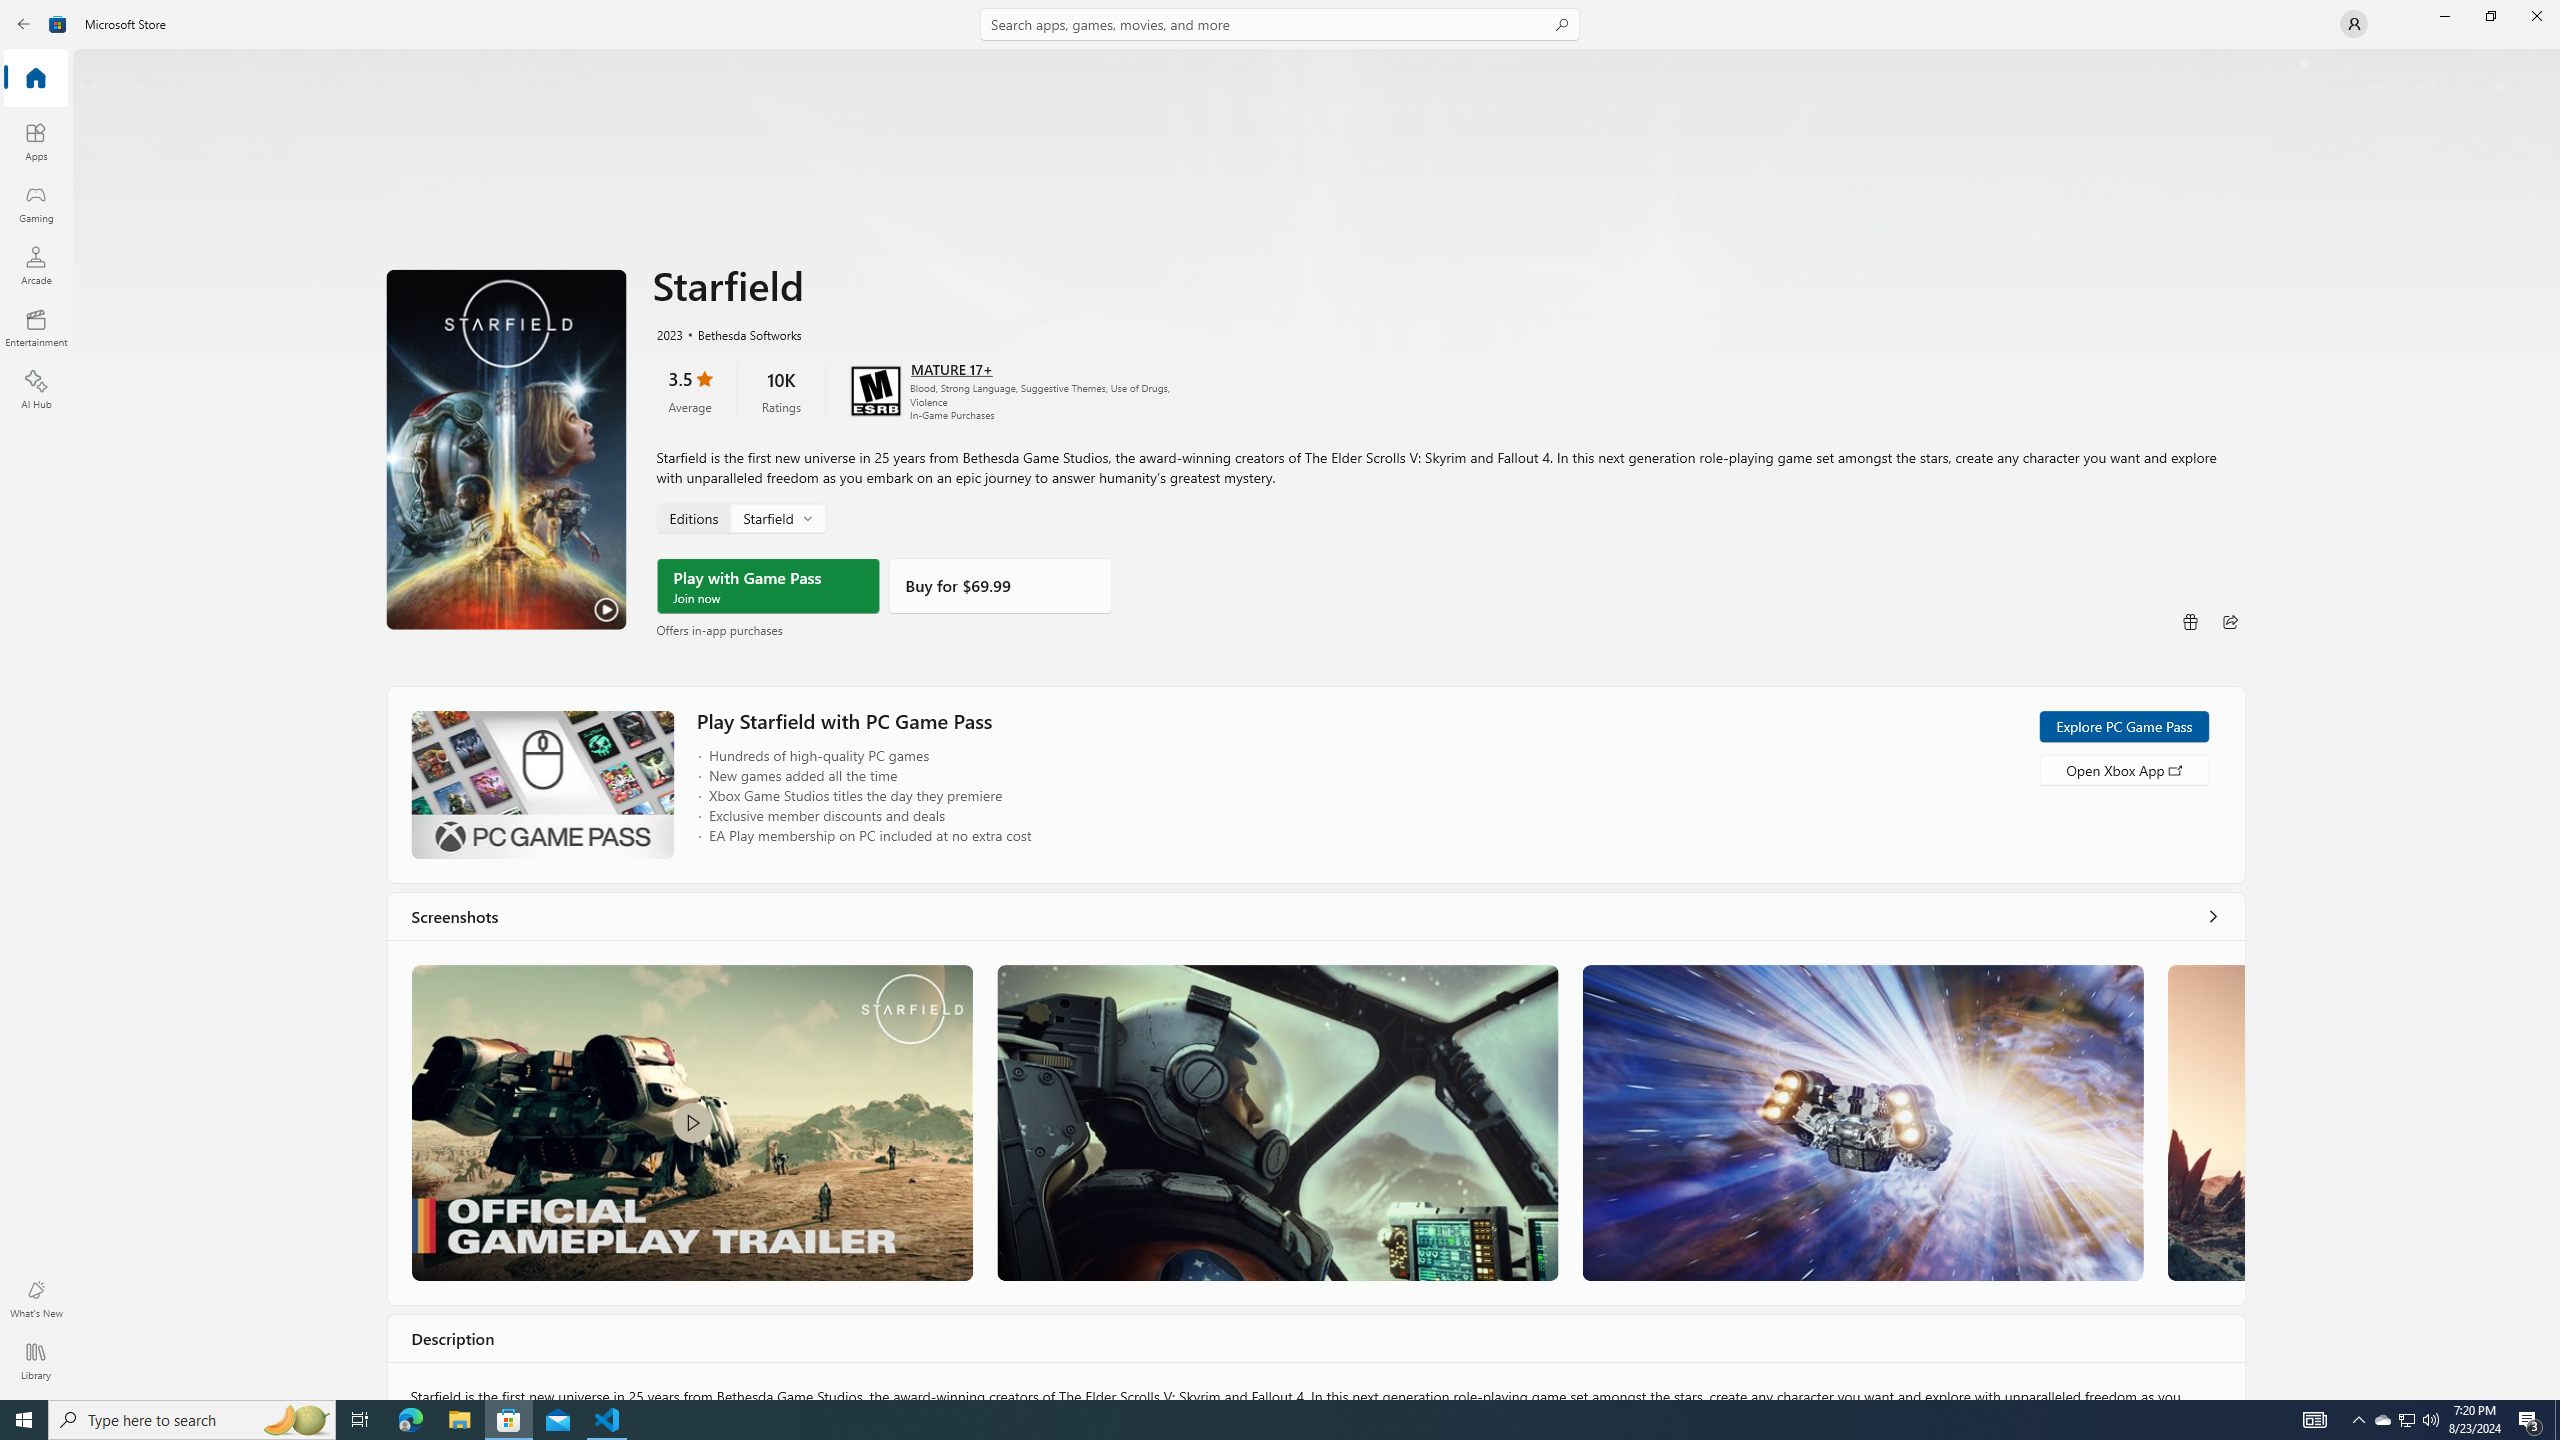 Image resolution: width=2560 pixels, height=1440 pixels. Describe the element at coordinates (950, 367) in the screenshot. I see `'Age rating: MATURE 17+. Click for more information.'` at that location.